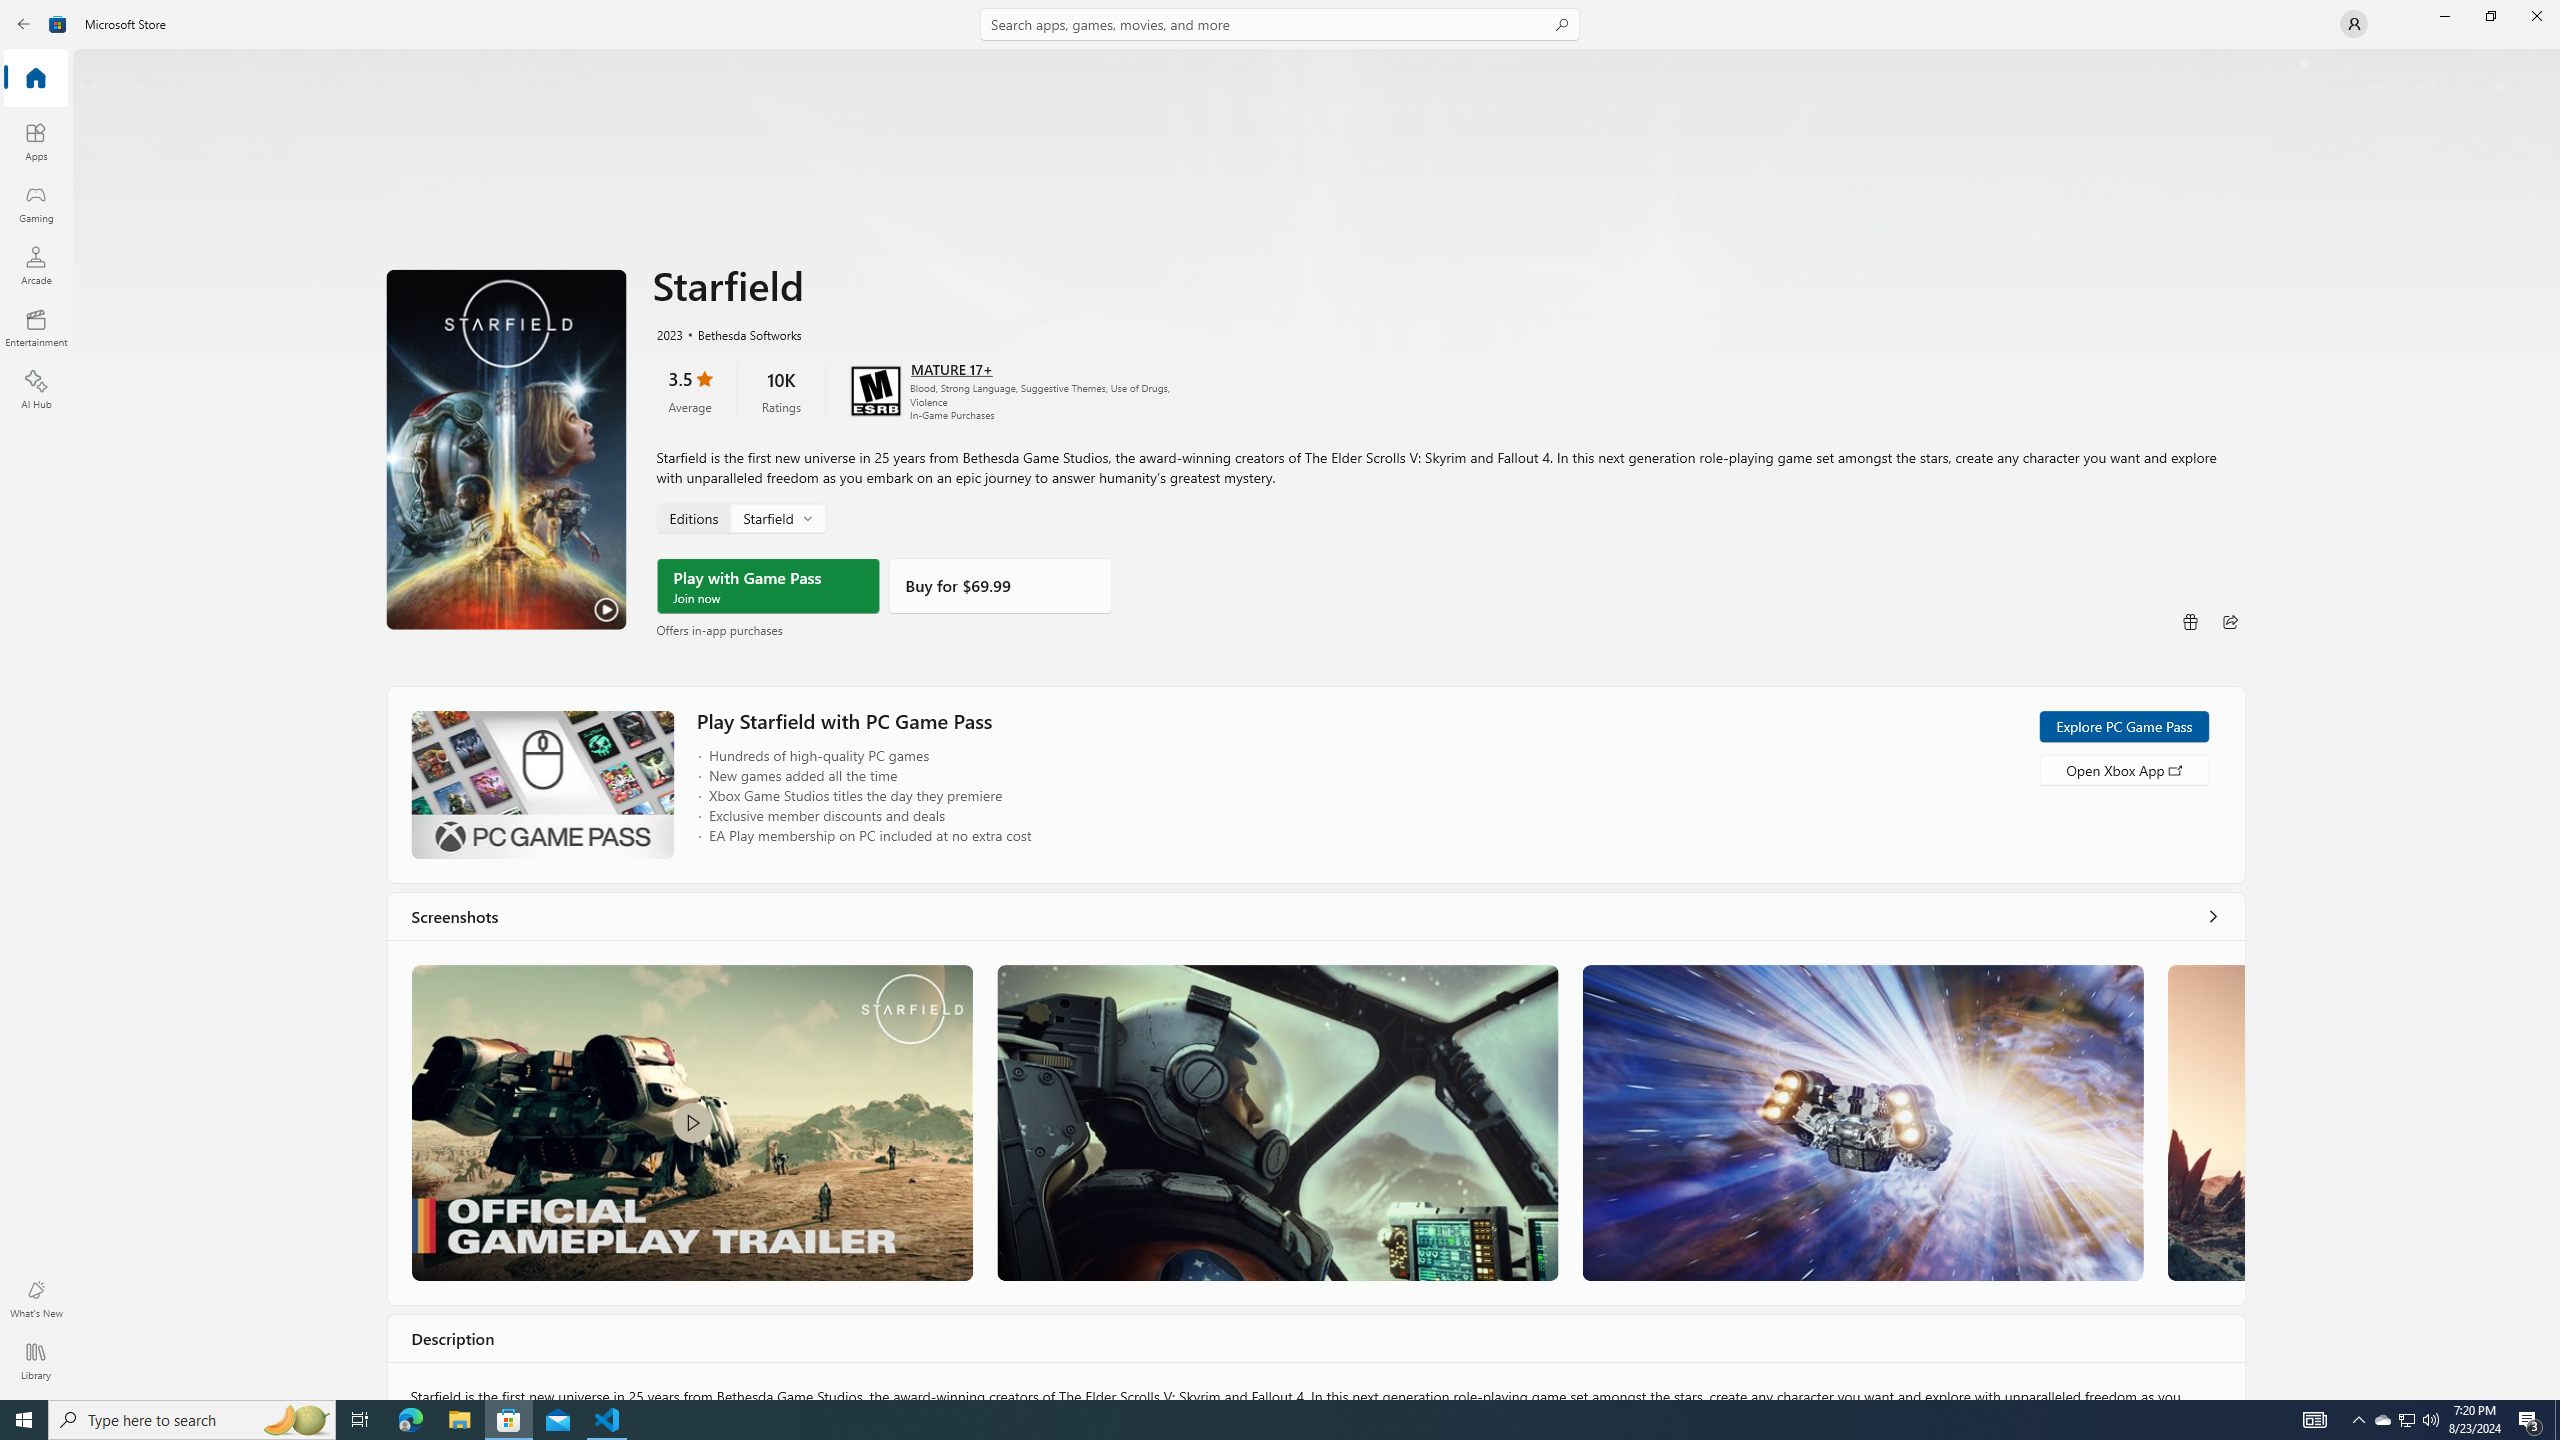 Image resolution: width=2560 pixels, height=1440 pixels. Describe the element at coordinates (950, 367) in the screenshot. I see `'Age rating: MATURE 17+. Click for more information.'` at that location.